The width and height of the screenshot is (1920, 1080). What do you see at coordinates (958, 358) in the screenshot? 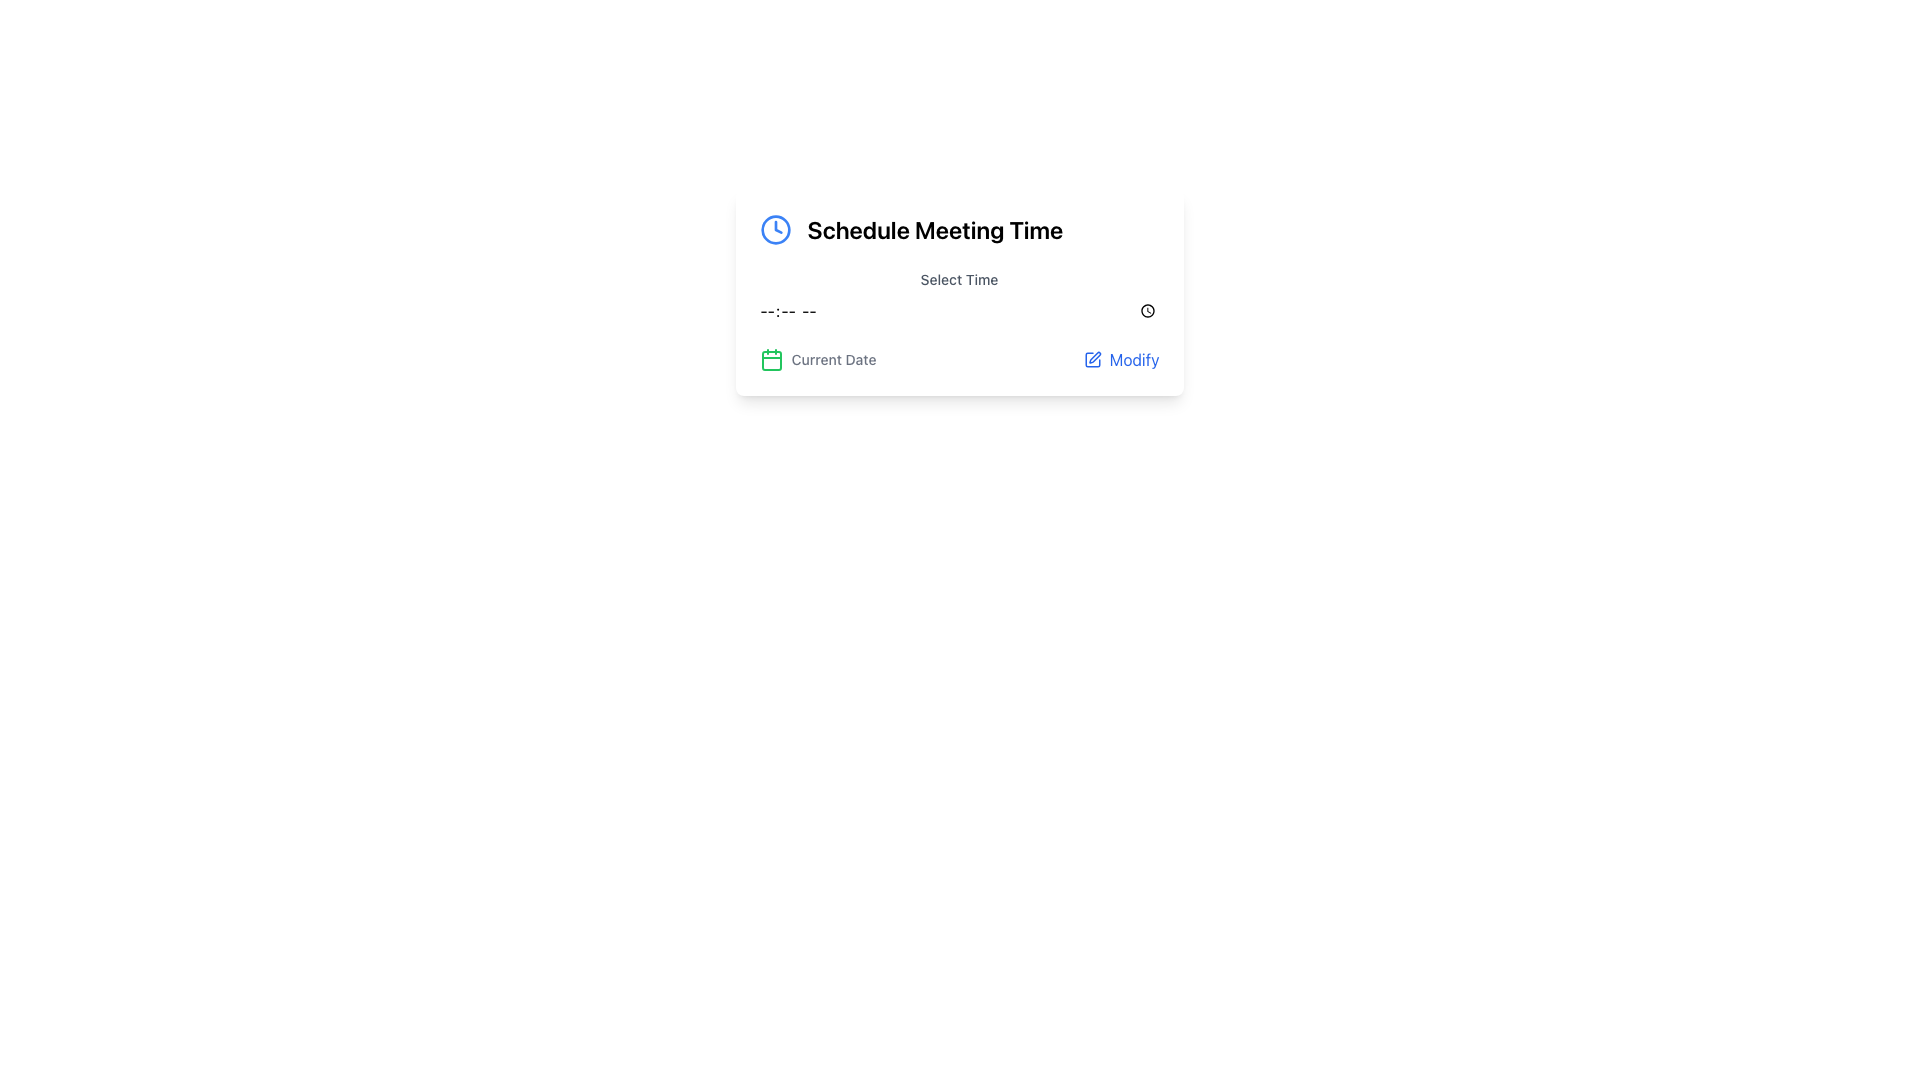
I see `the current date displayed in the Group element that includes a label, icon, and button, which is located below the 'Select Time' section` at bounding box center [958, 358].